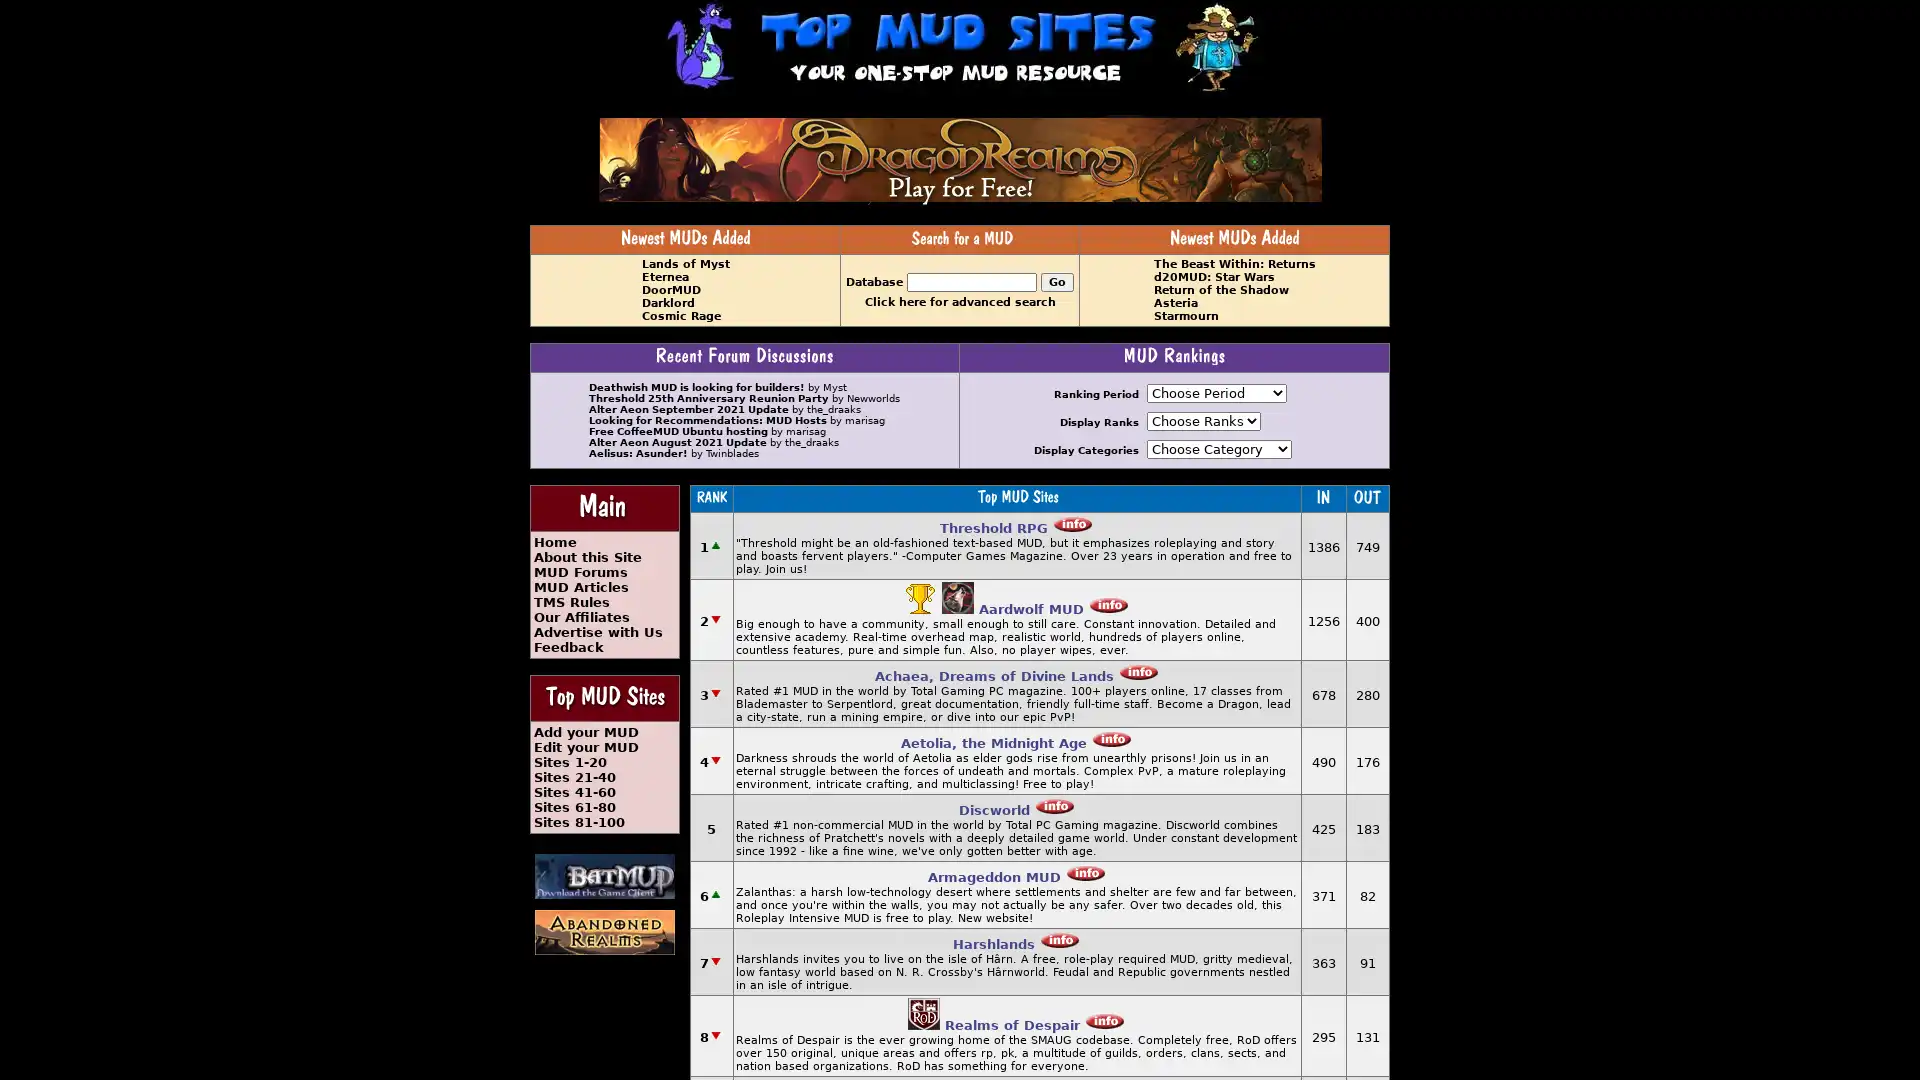  I want to click on Go, so click(1056, 281).